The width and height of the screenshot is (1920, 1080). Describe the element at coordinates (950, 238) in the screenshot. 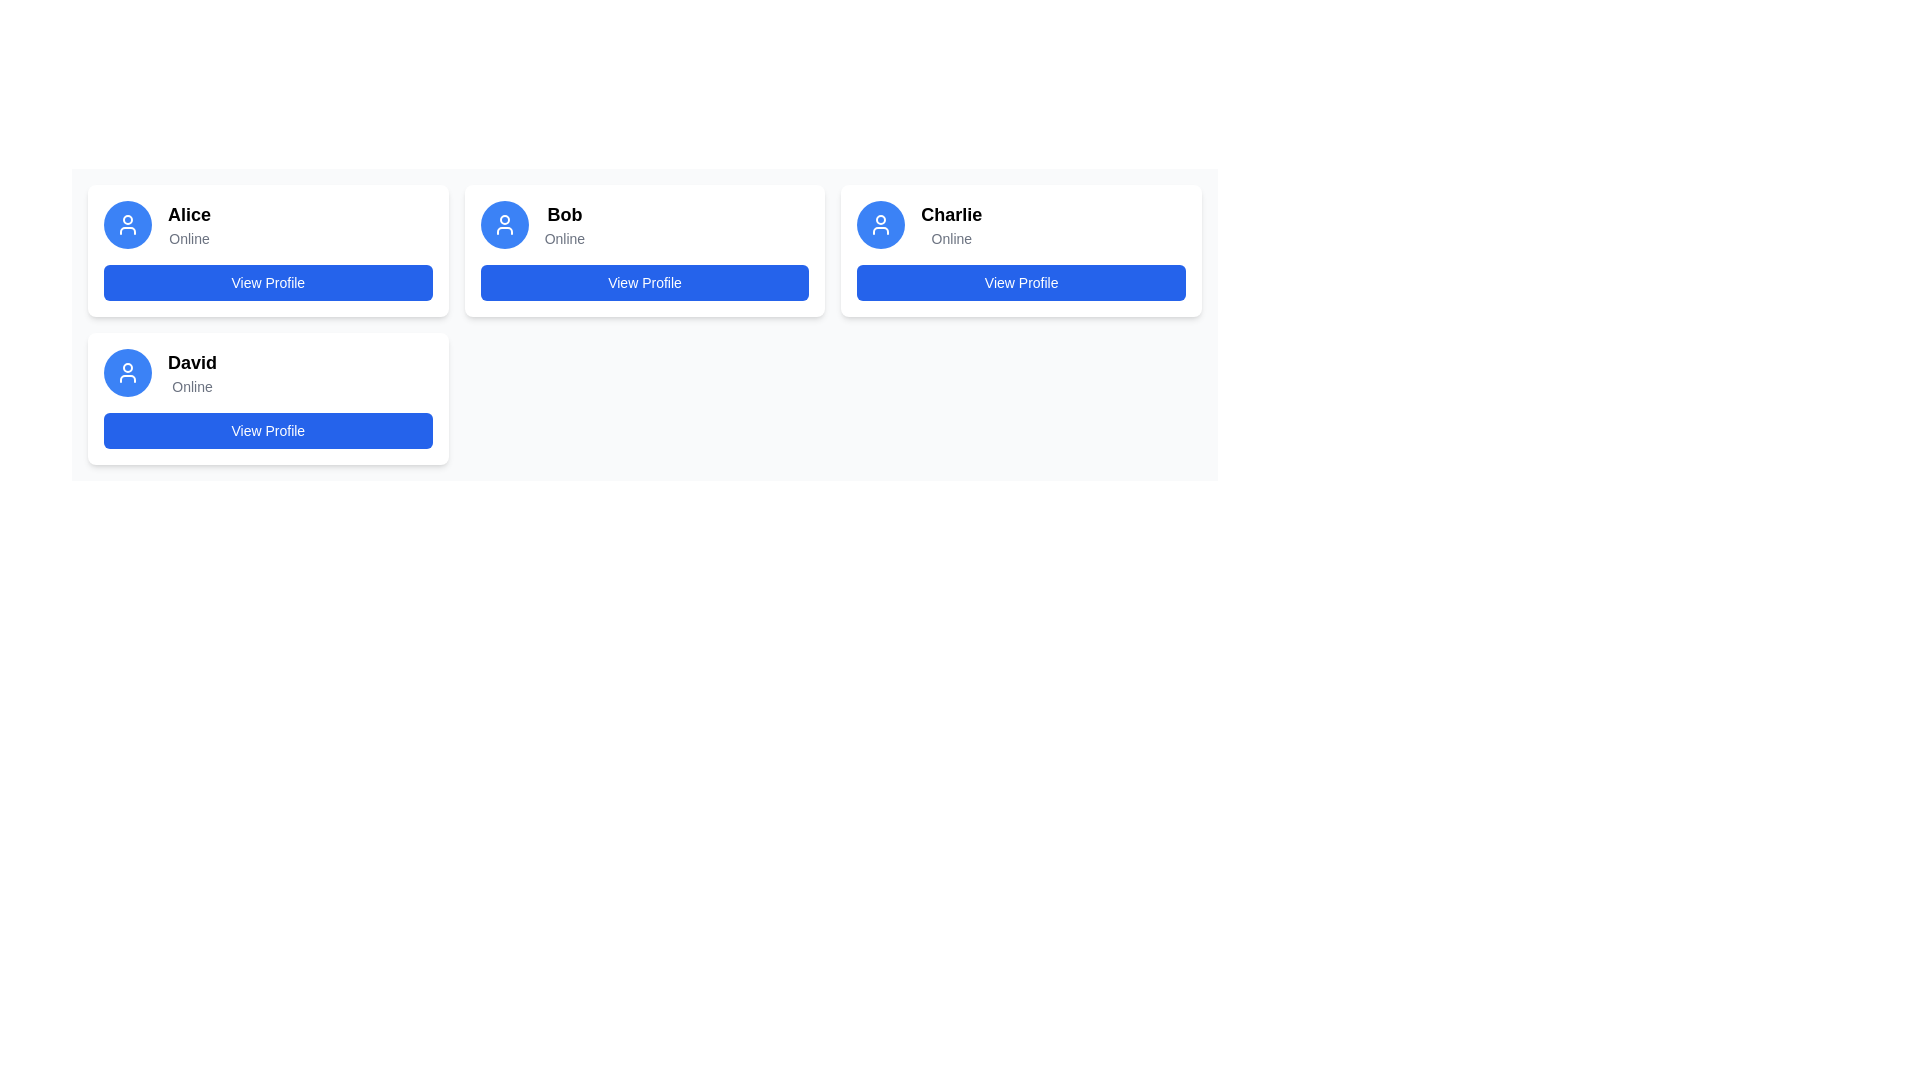

I see `the static text label indicating the online status of the user labeled 'Charlie', which is located at the bottom-center of the section labeled 'Charlie'` at that location.